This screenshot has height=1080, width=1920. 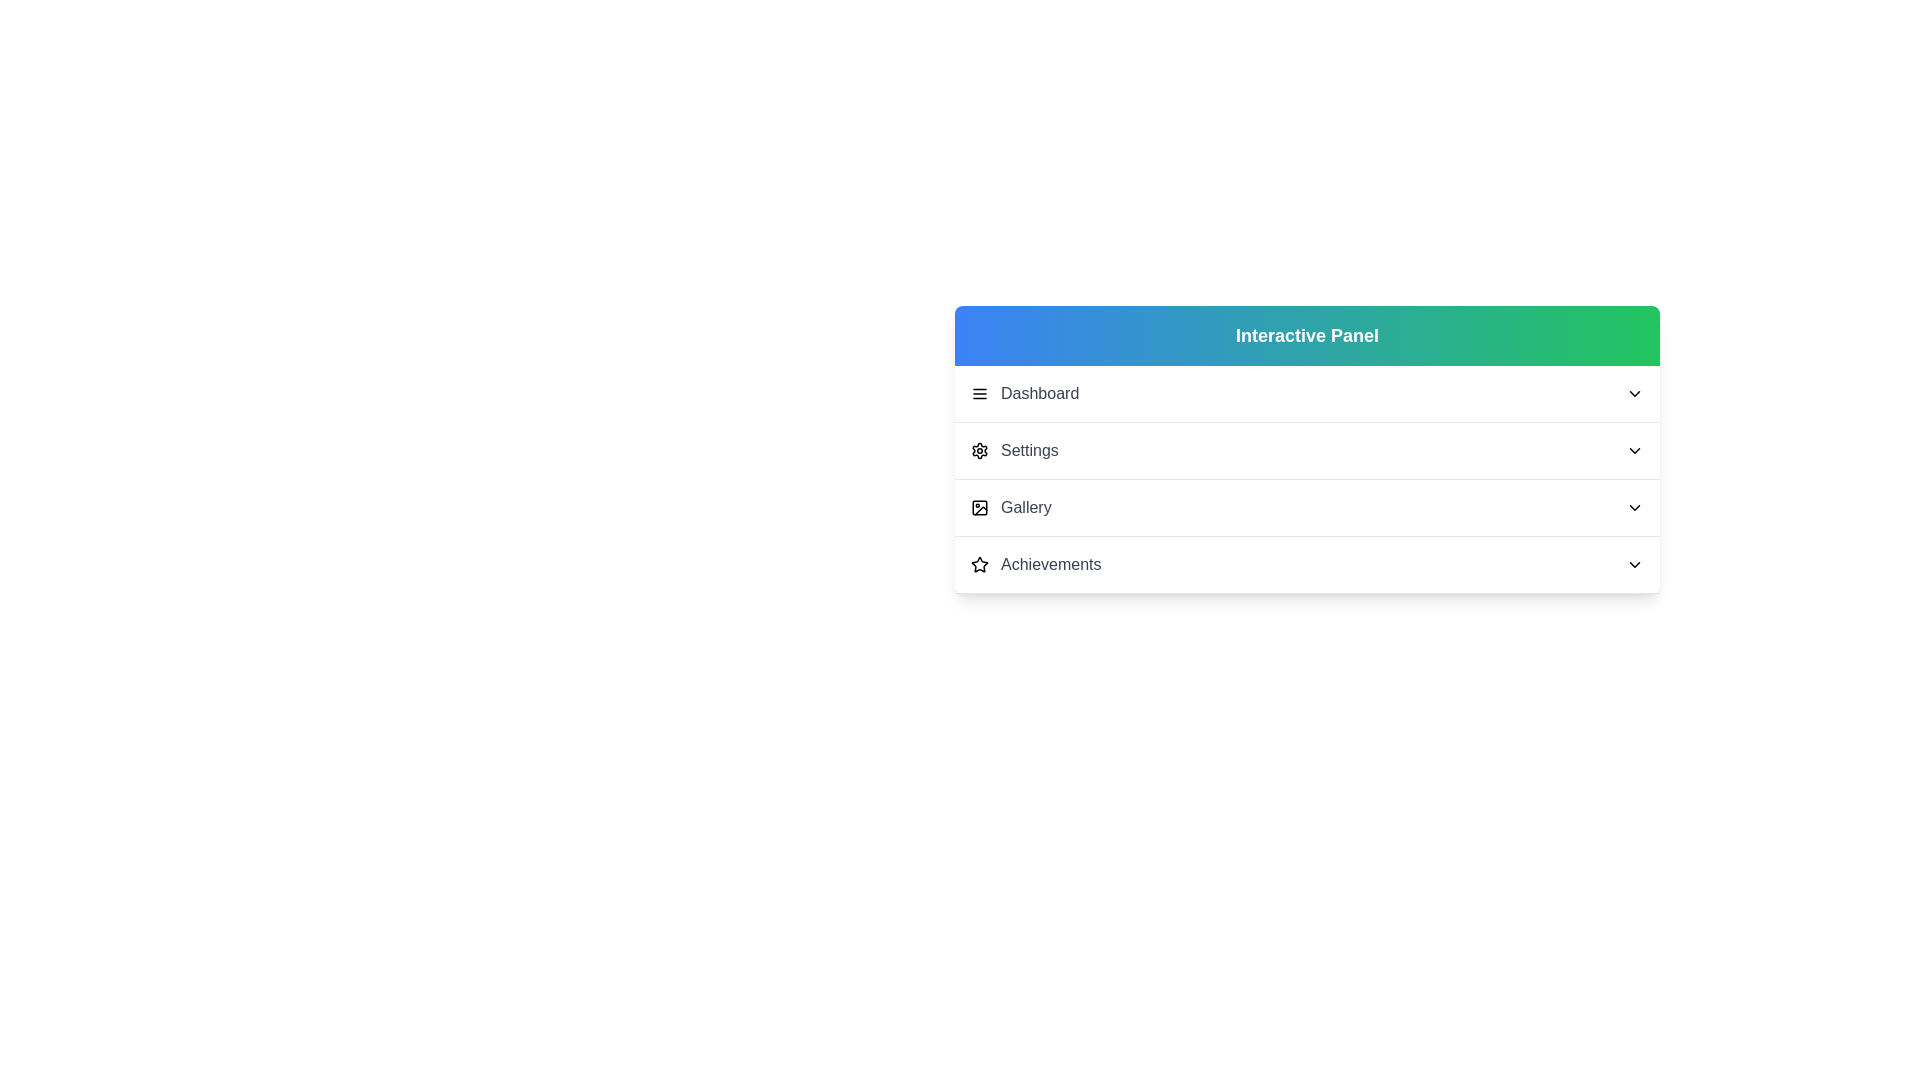 I want to click on the settings icon located to the left of the 'Settings' label in the interactive panel menu, so click(x=979, y=451).